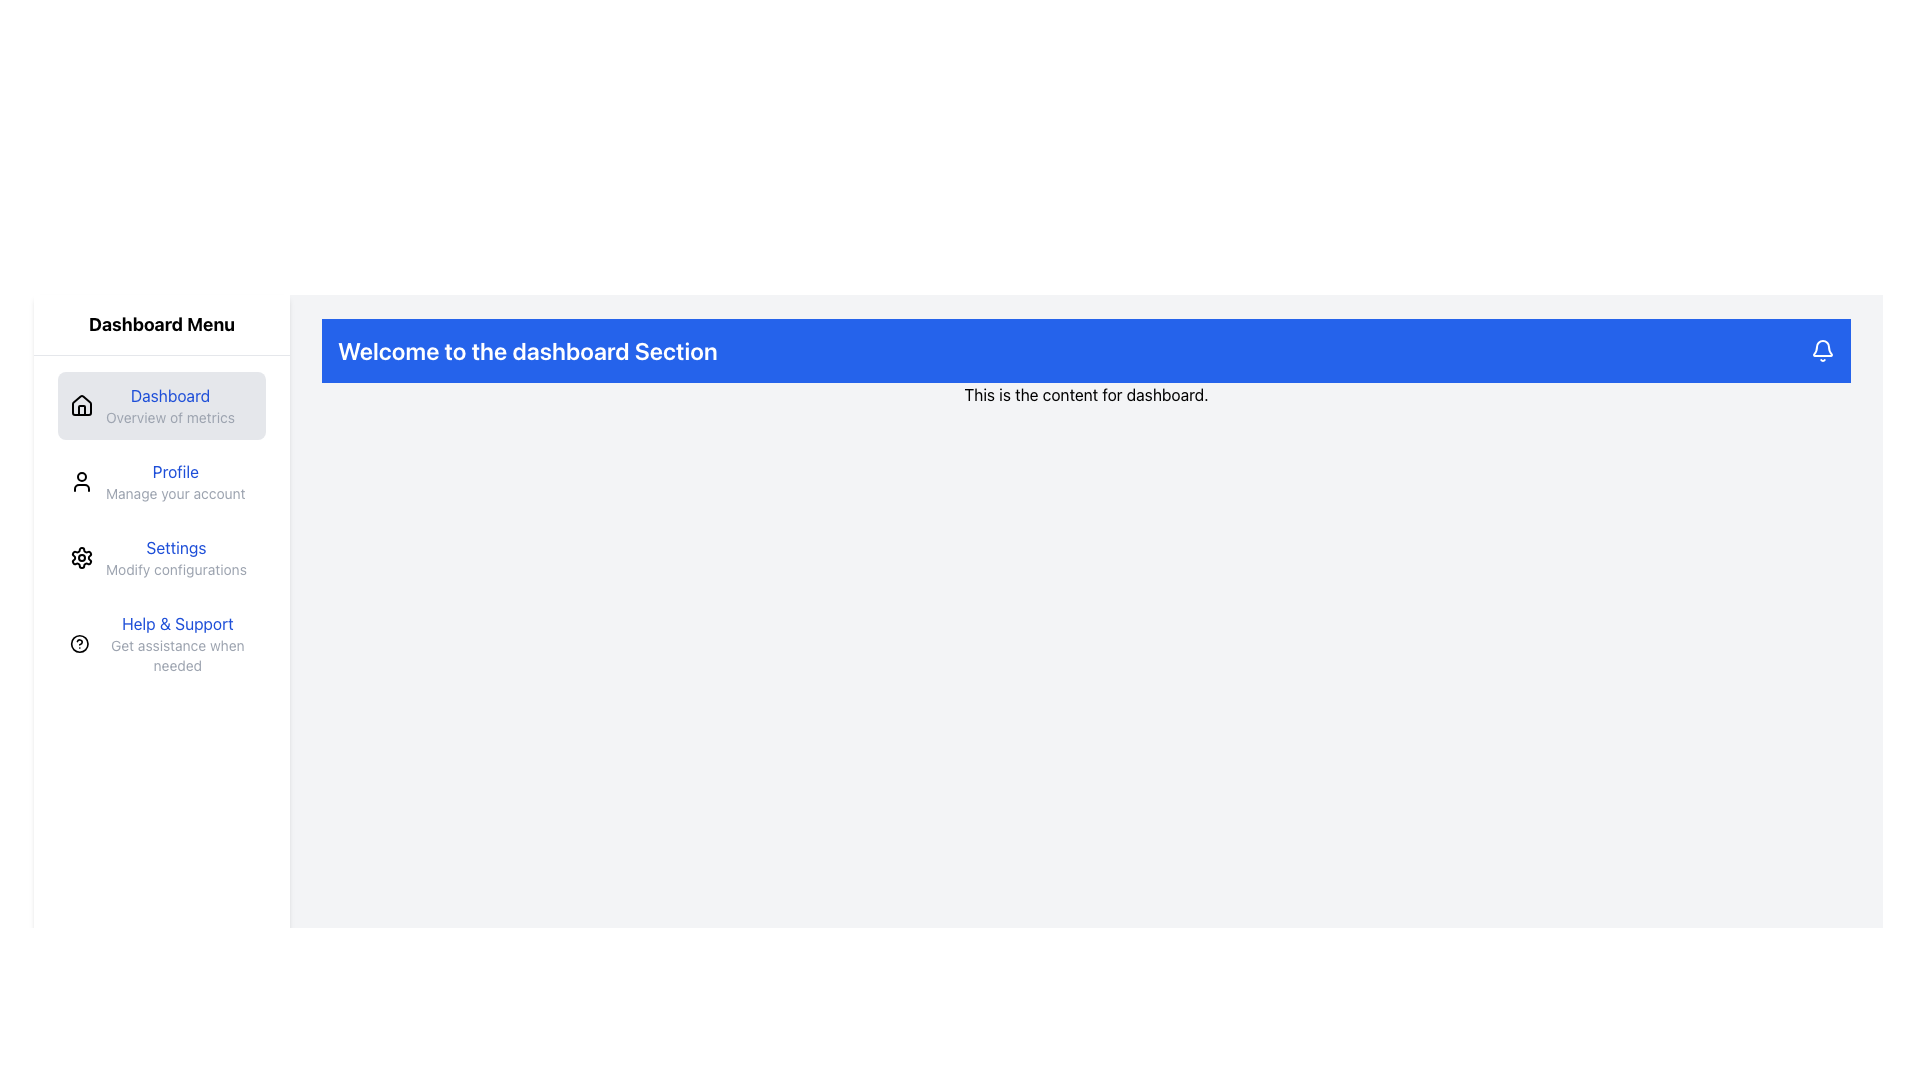 The height and width of the screenshot is (1080, 1920). I want to click on the help and support icon located in the sidebar menu, positioned to the left of the text 'Help & Support', so click(79, 644).